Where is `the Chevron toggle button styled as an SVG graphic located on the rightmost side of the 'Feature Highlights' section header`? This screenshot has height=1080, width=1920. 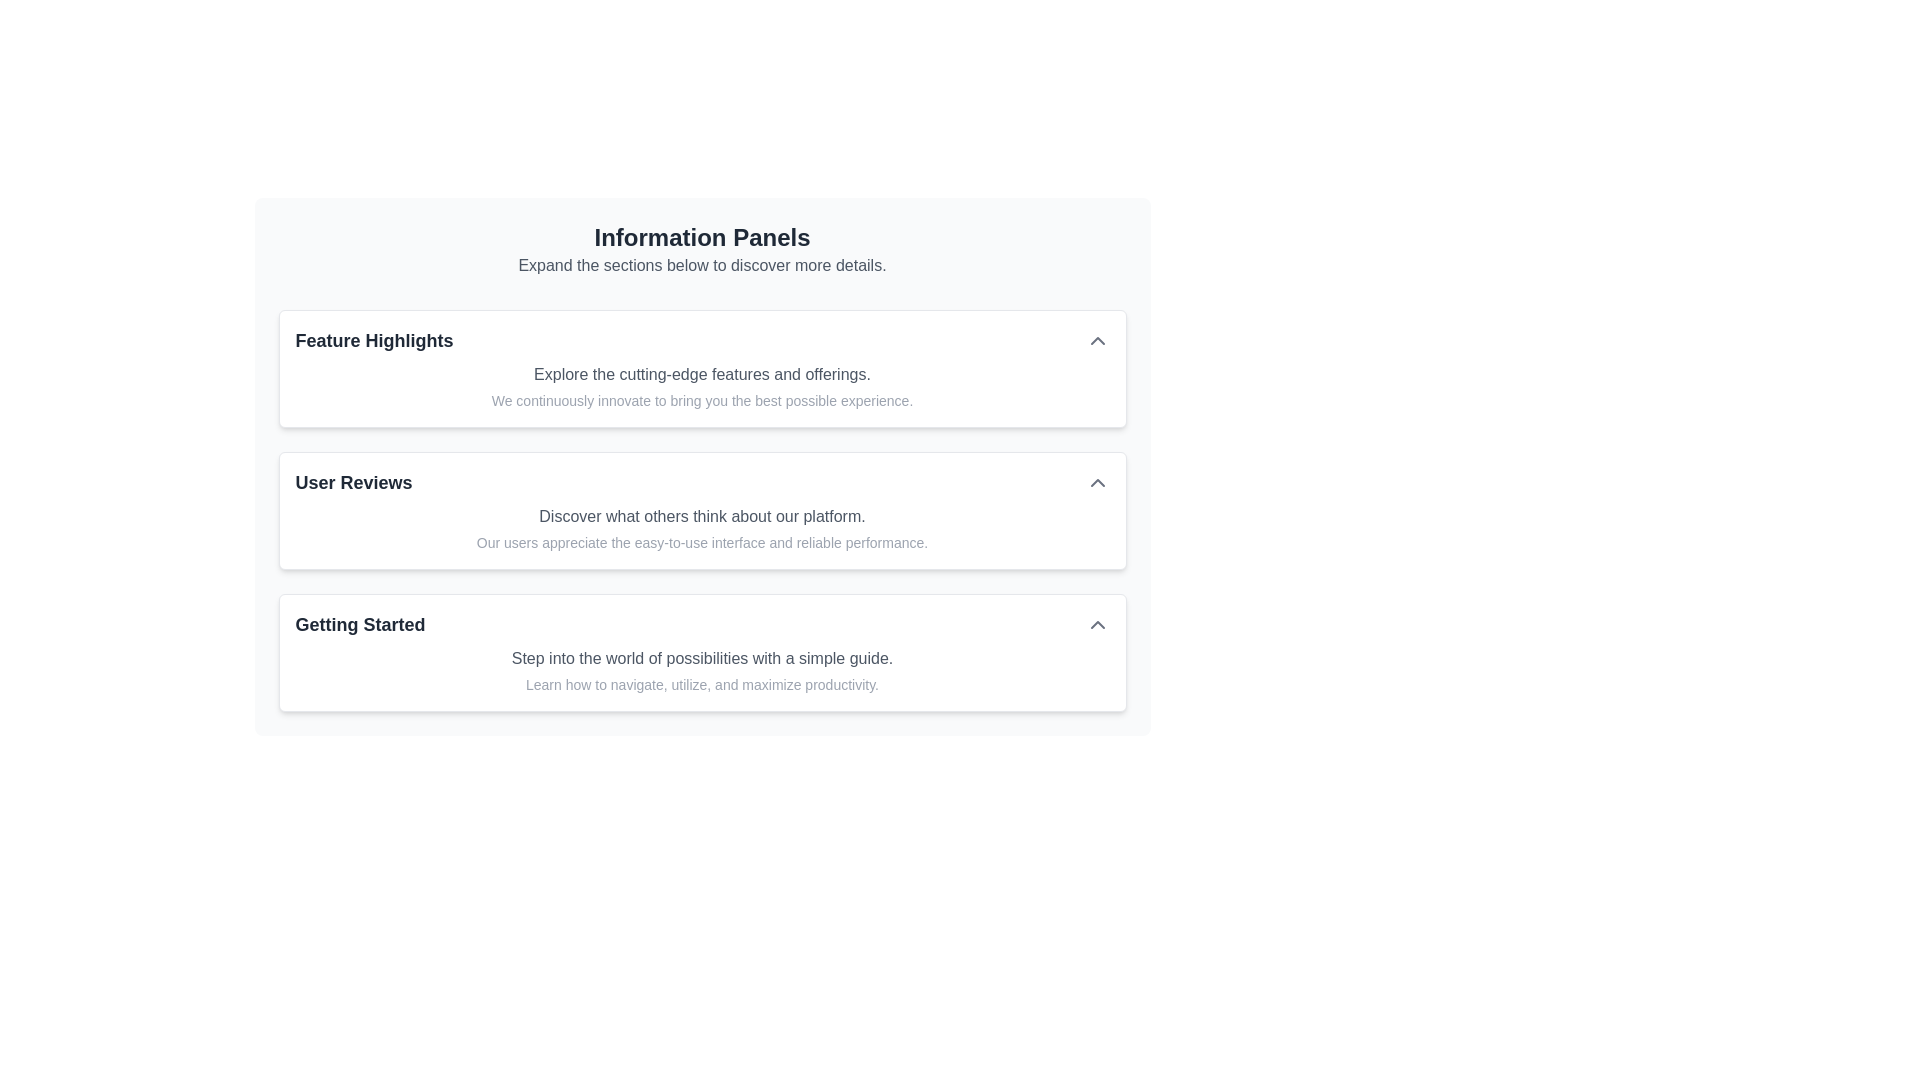 the Chevron toggle button styled as an SVG graphic located on the rightmost side of the 'Feature Highlights' section header is located at coordinates (1096, 339).